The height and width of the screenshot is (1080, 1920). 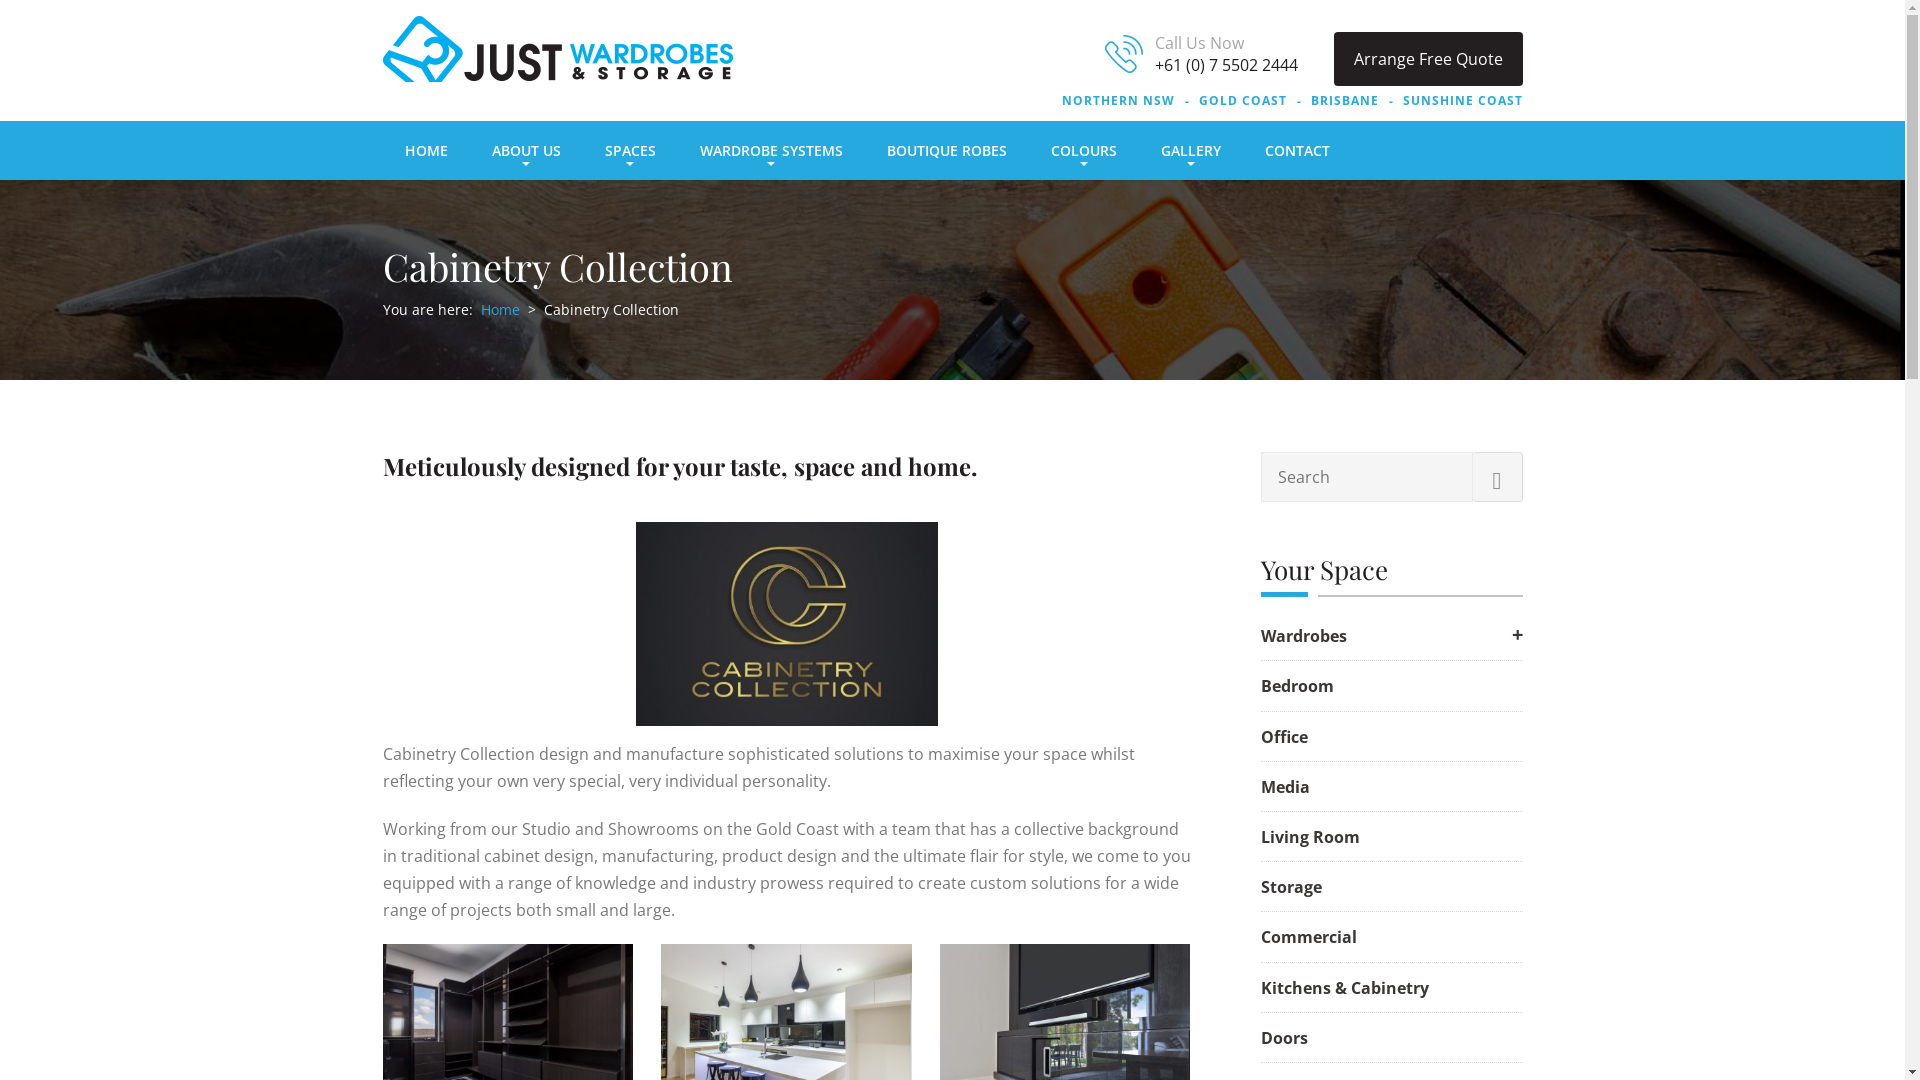 I want to click on '+61 (0) 7 5502 2444', so click(x=1224, y=64).